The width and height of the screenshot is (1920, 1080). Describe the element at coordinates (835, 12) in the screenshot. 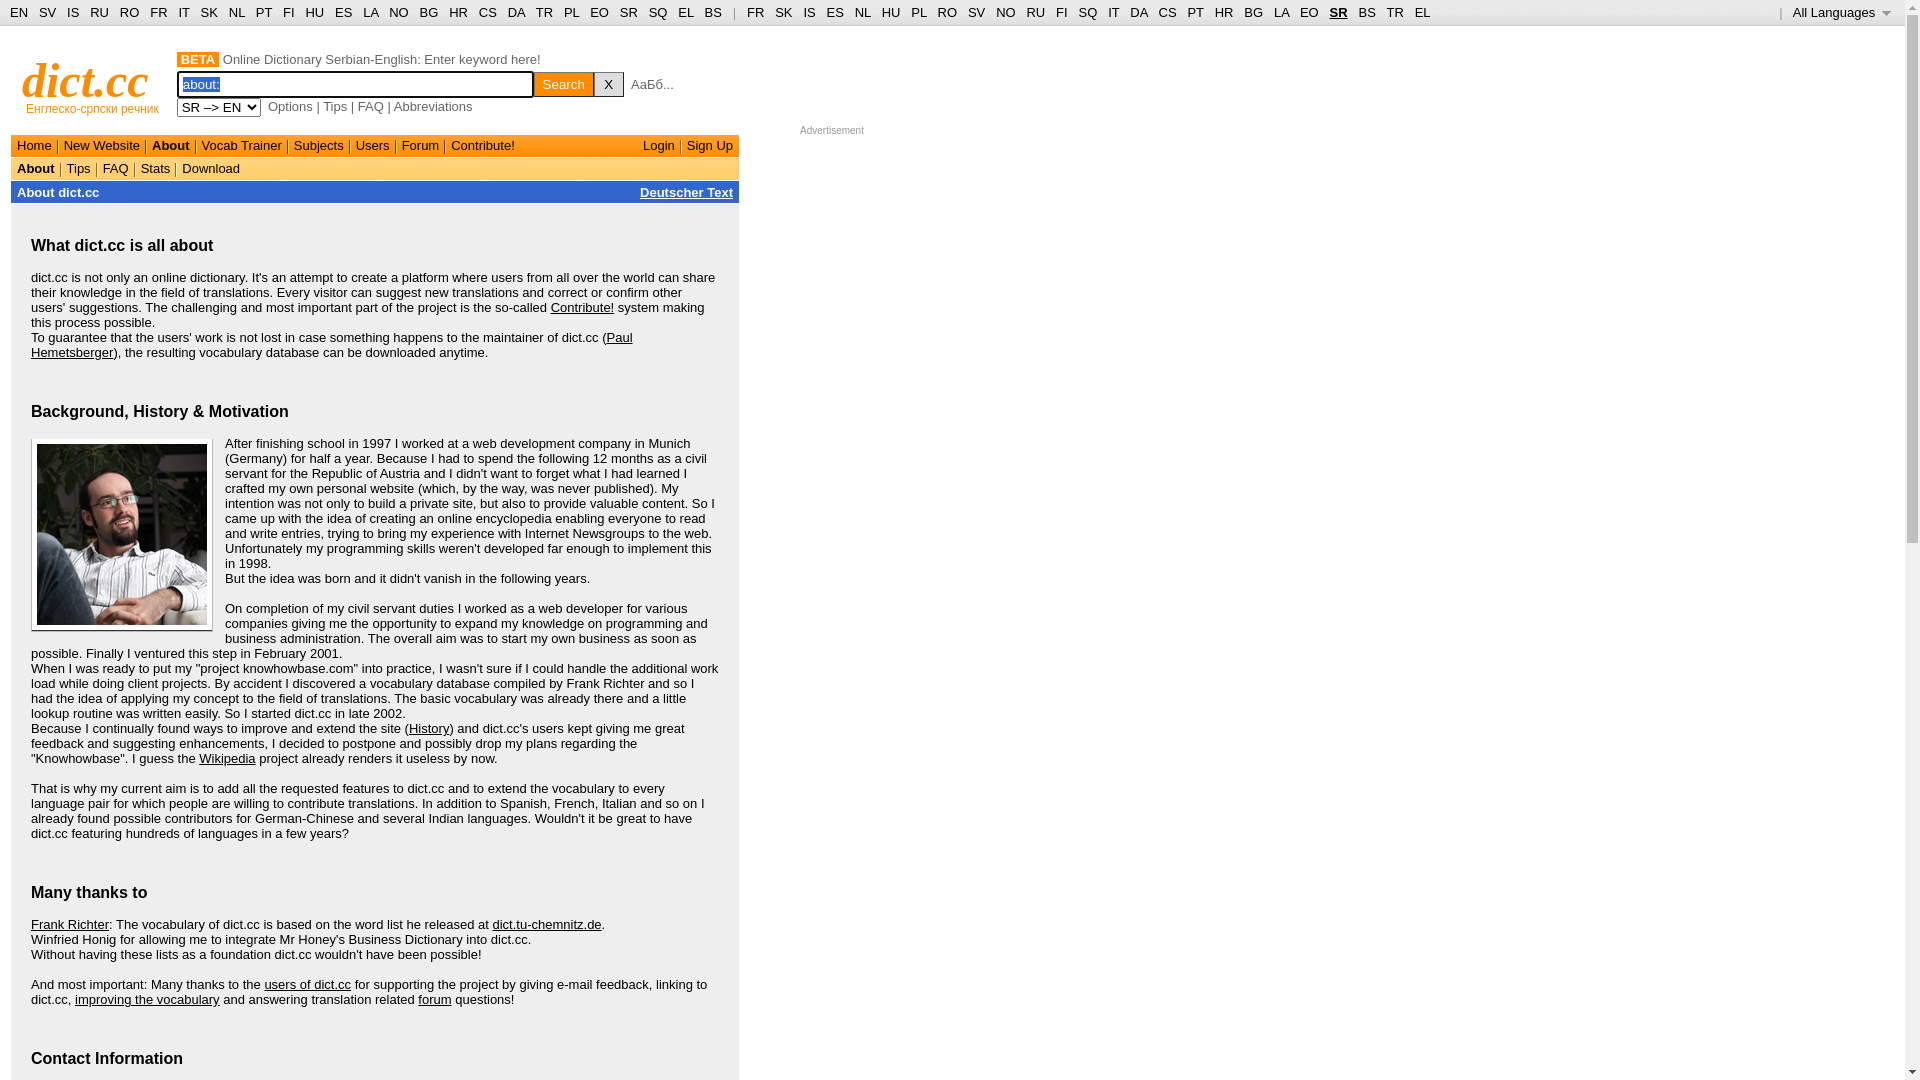

I see `'ES'` at that location.